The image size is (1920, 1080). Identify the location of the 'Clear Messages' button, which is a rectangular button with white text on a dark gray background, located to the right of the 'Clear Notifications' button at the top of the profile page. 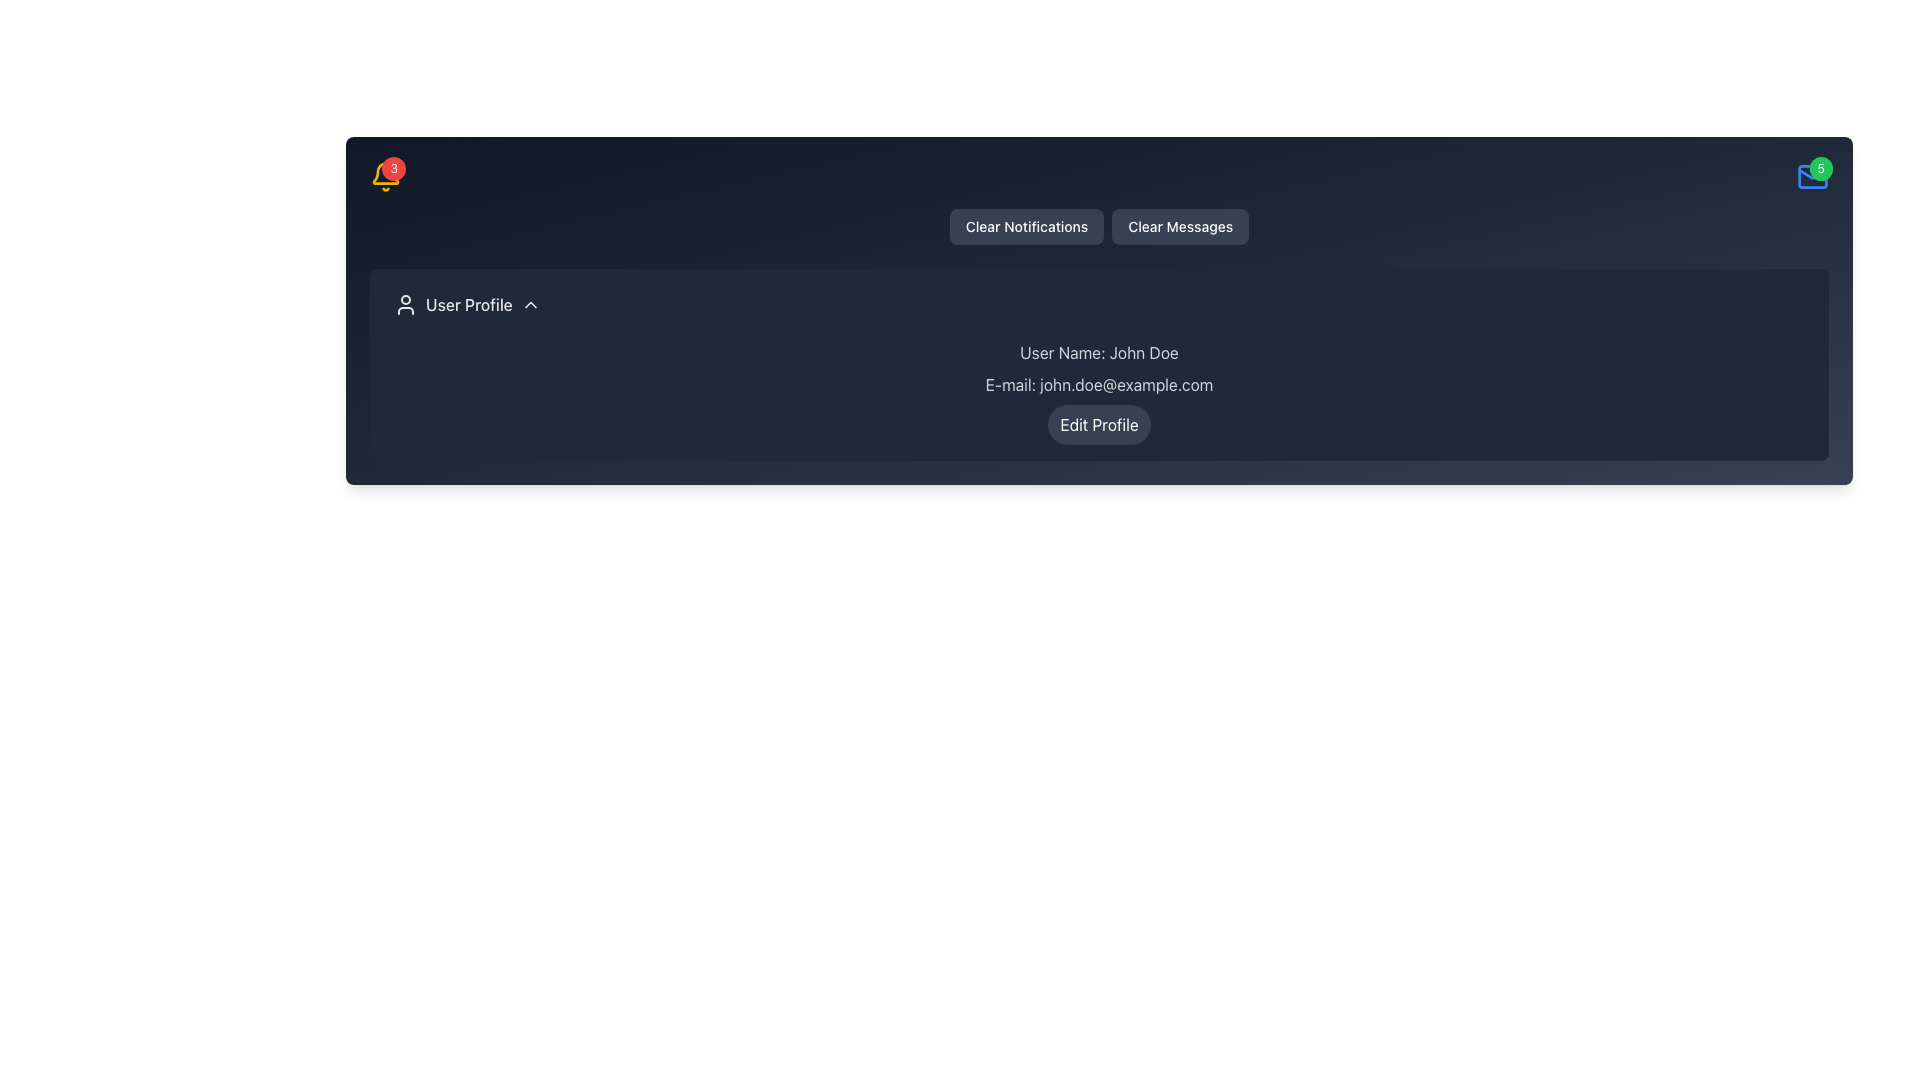
(1180, 226).